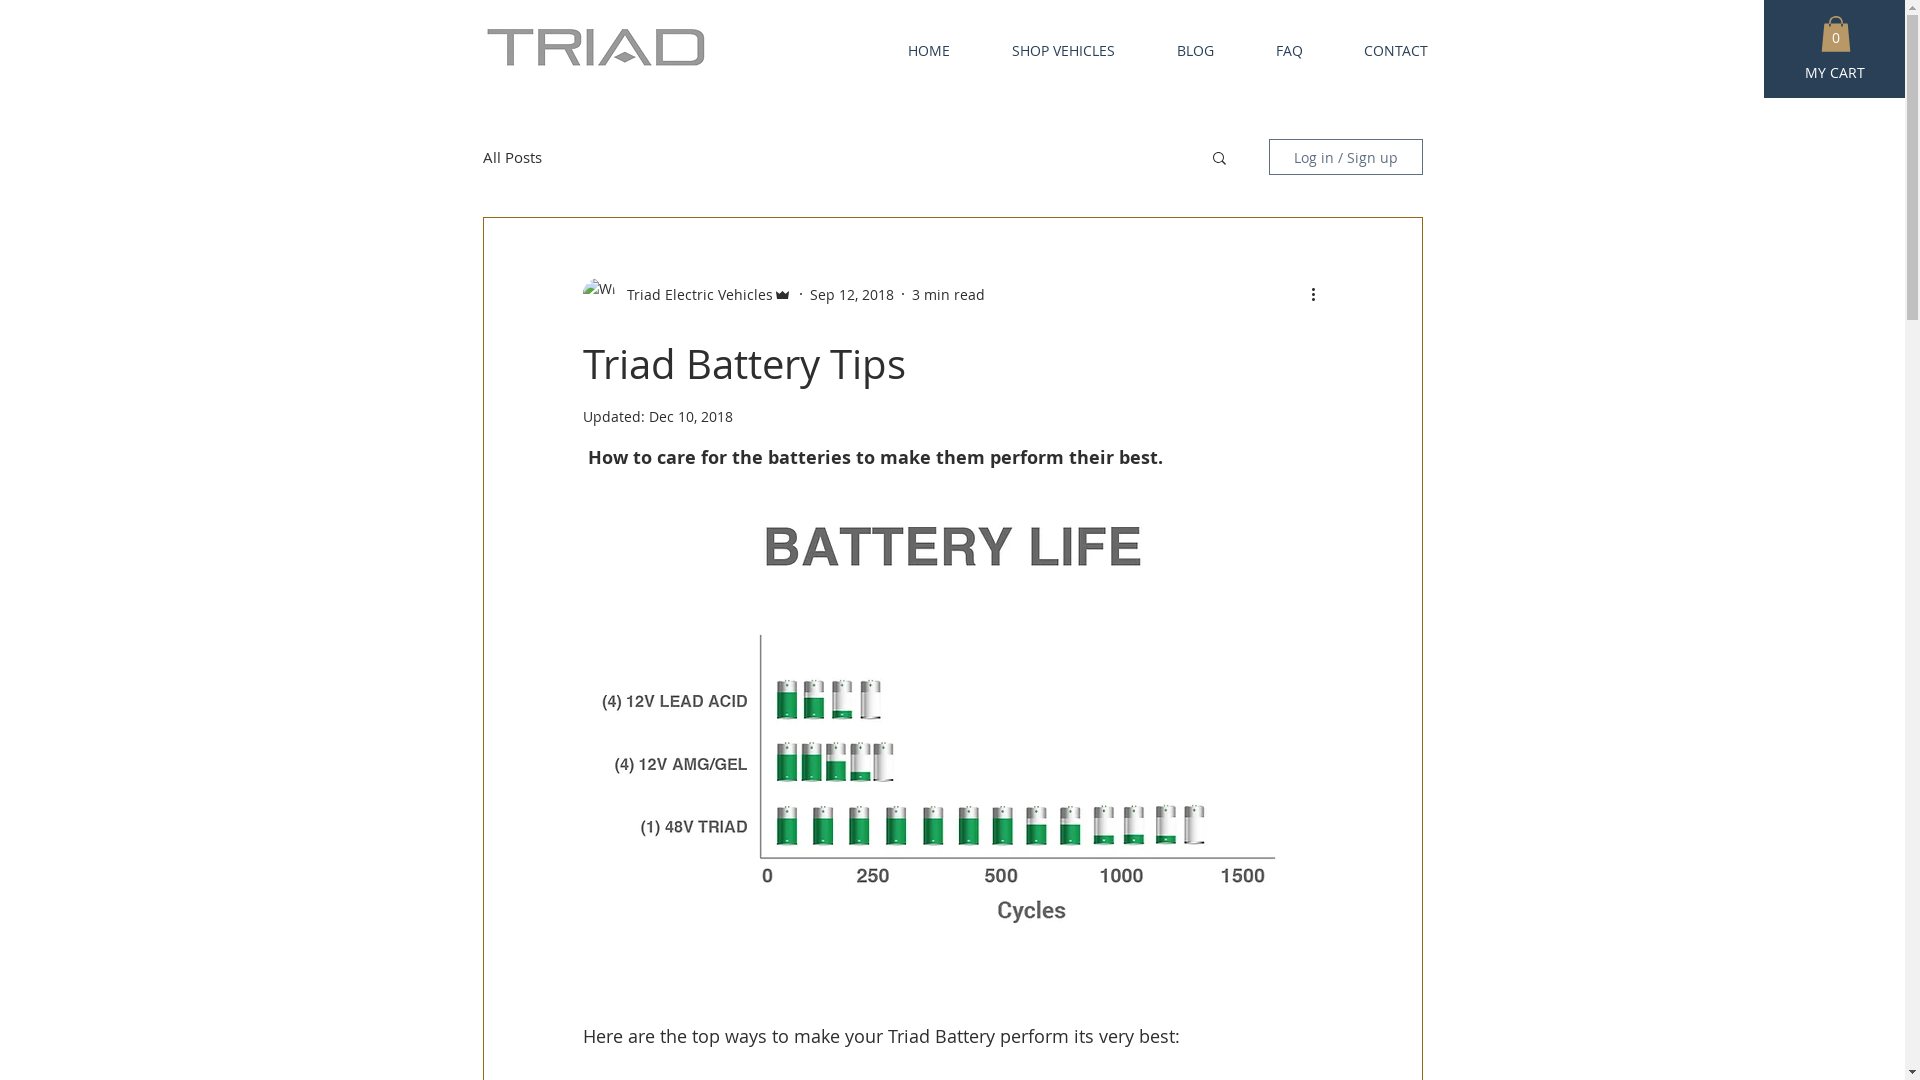 The image size is (1920, 1080). Describe the element at coordinates (1379, 49) in the screenshot. I see `'CONTACT'` at that location.